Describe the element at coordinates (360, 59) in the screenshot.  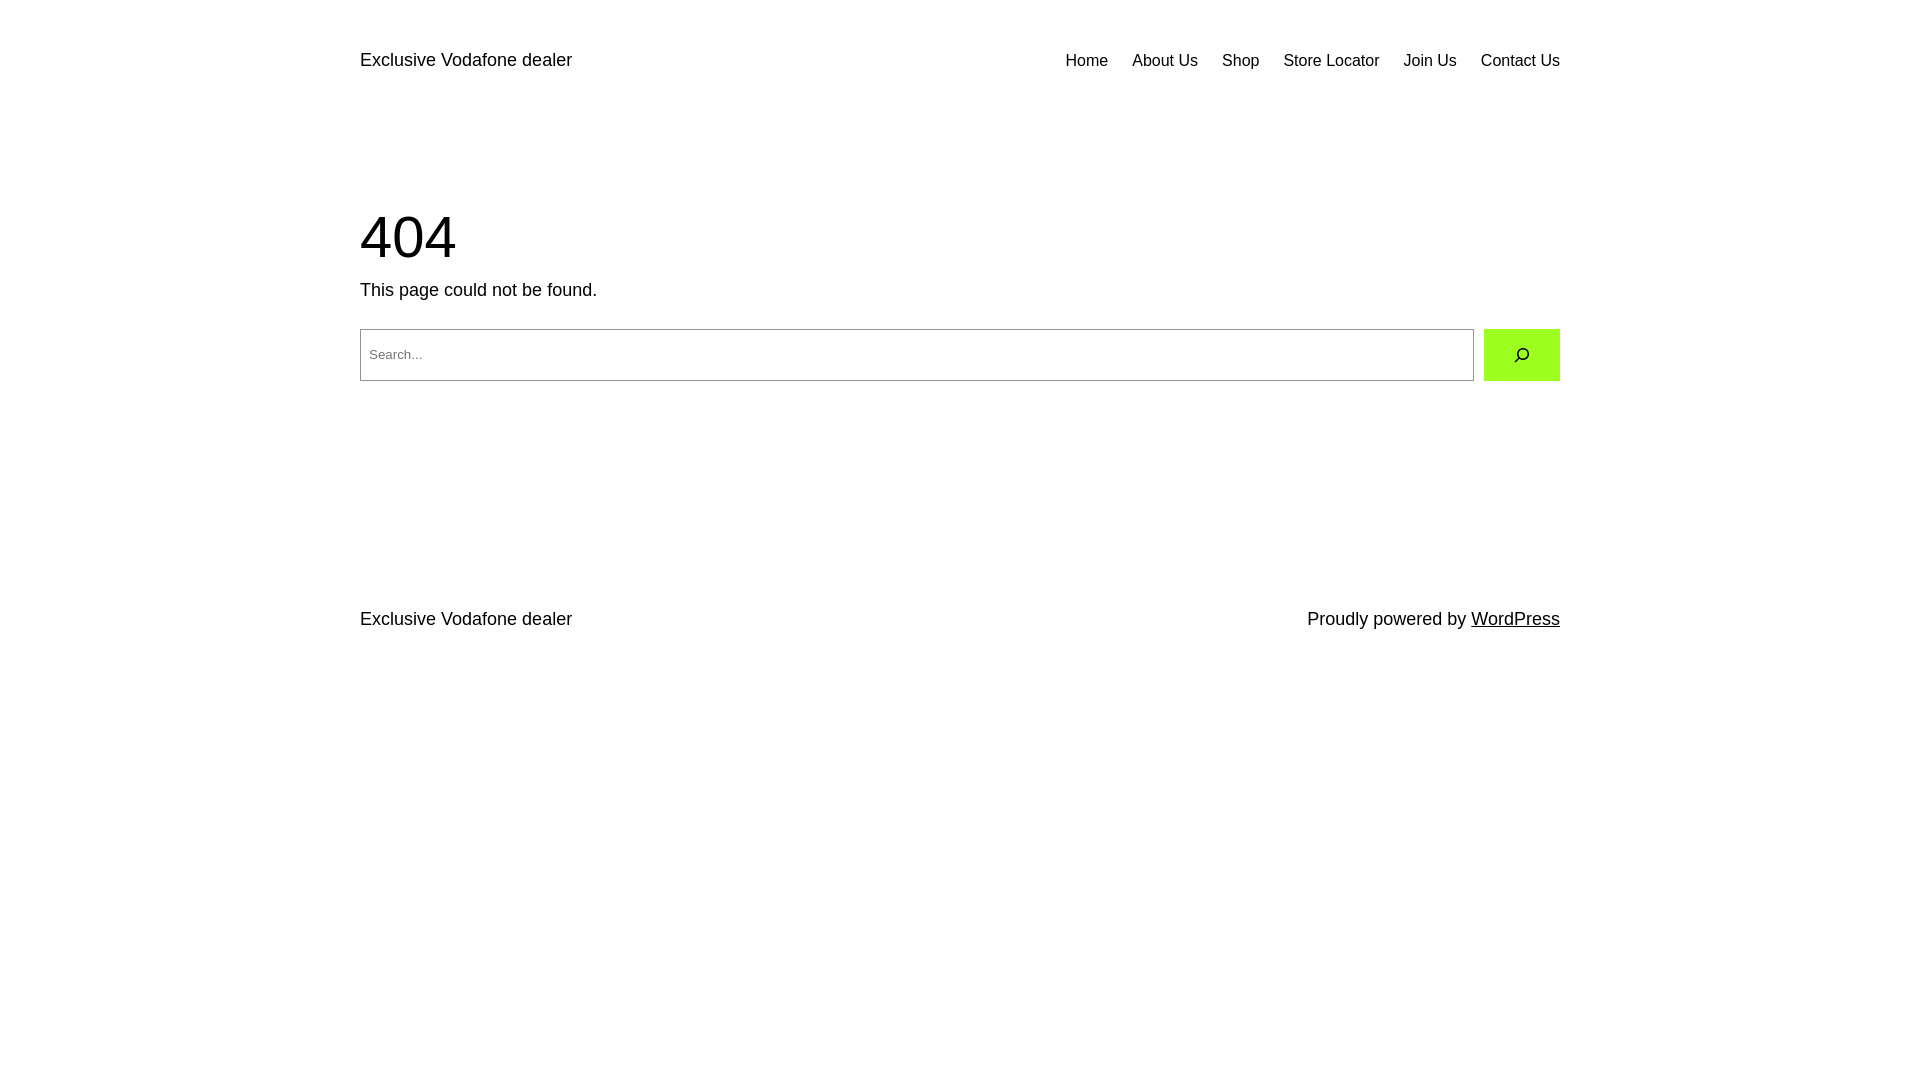
I see `'Exclusive Vodafone dealer'` at that location.